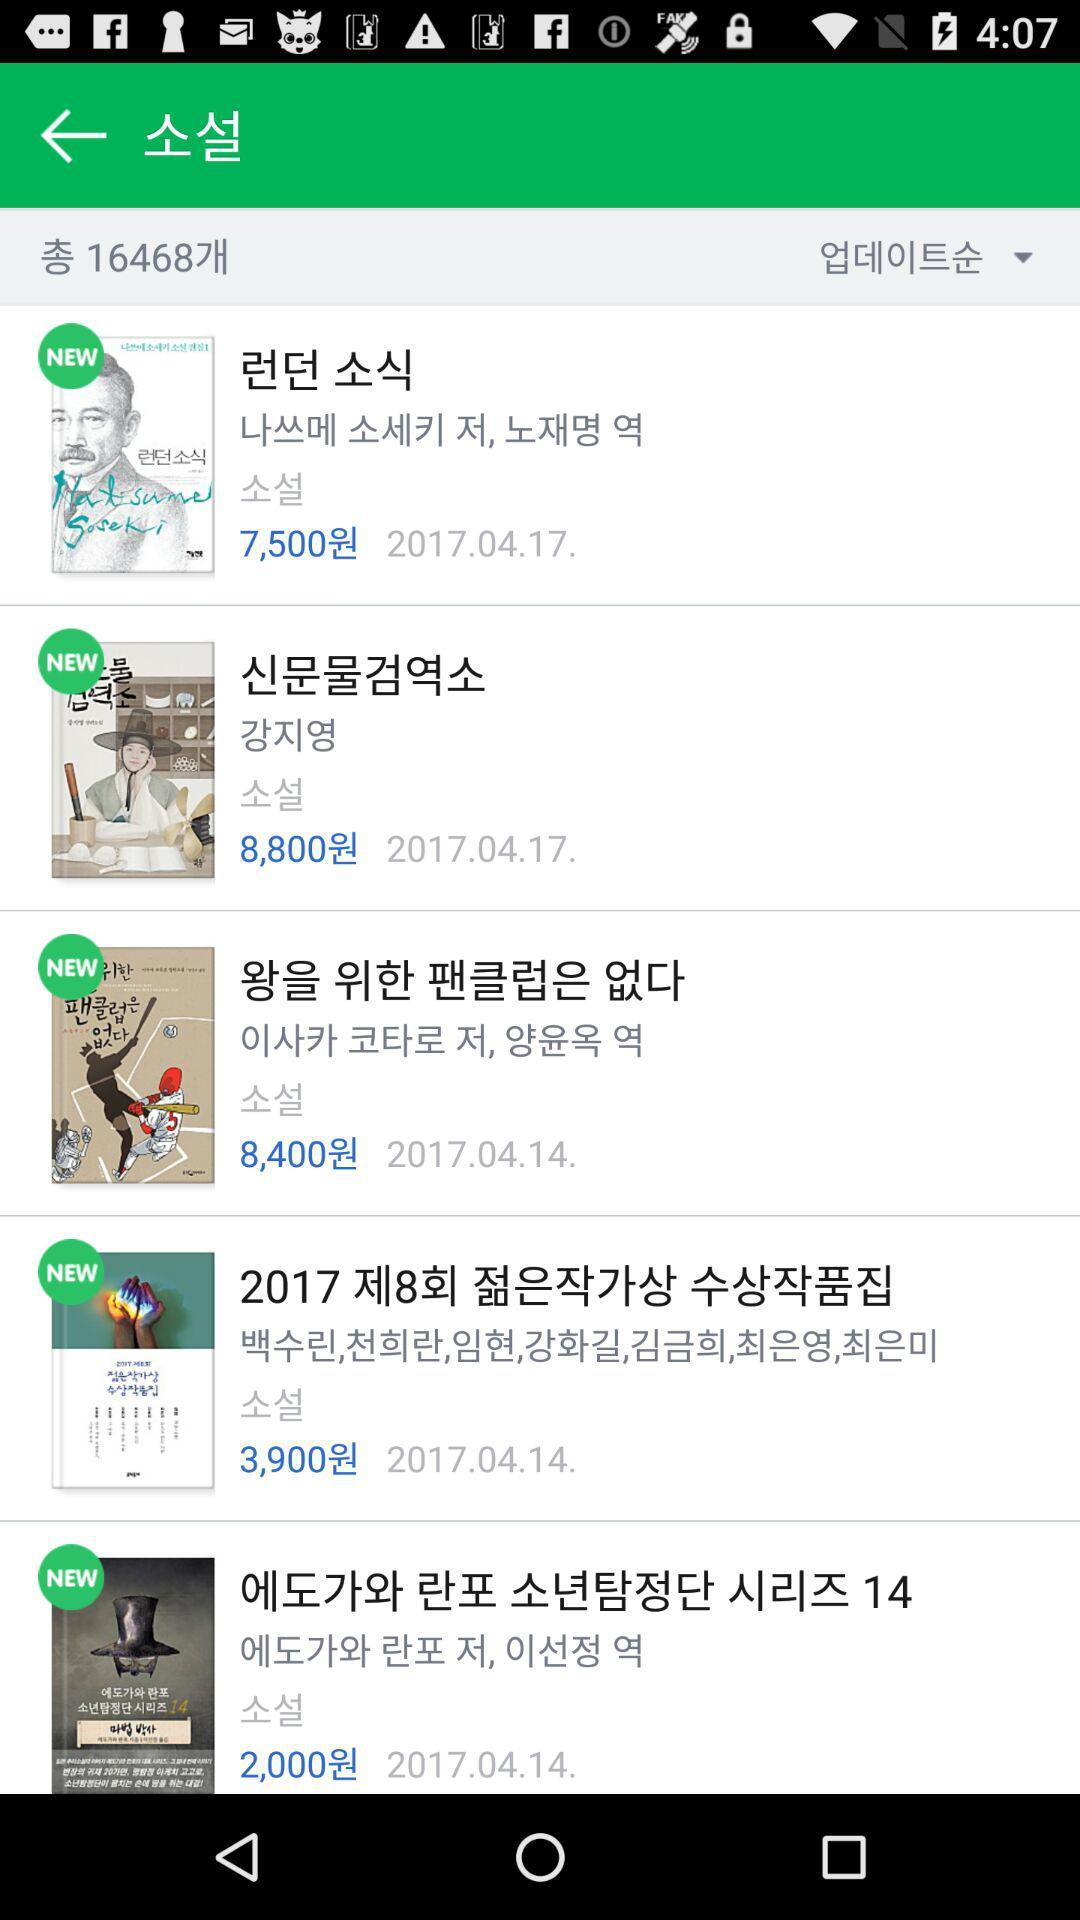 This screenshot has width=1080, height=1920. What do you see at coordinates (299, 1763) in the screenshot?
I see `the app to the left of the 2017.04.14. icon` at bounding box center [299, 1763].